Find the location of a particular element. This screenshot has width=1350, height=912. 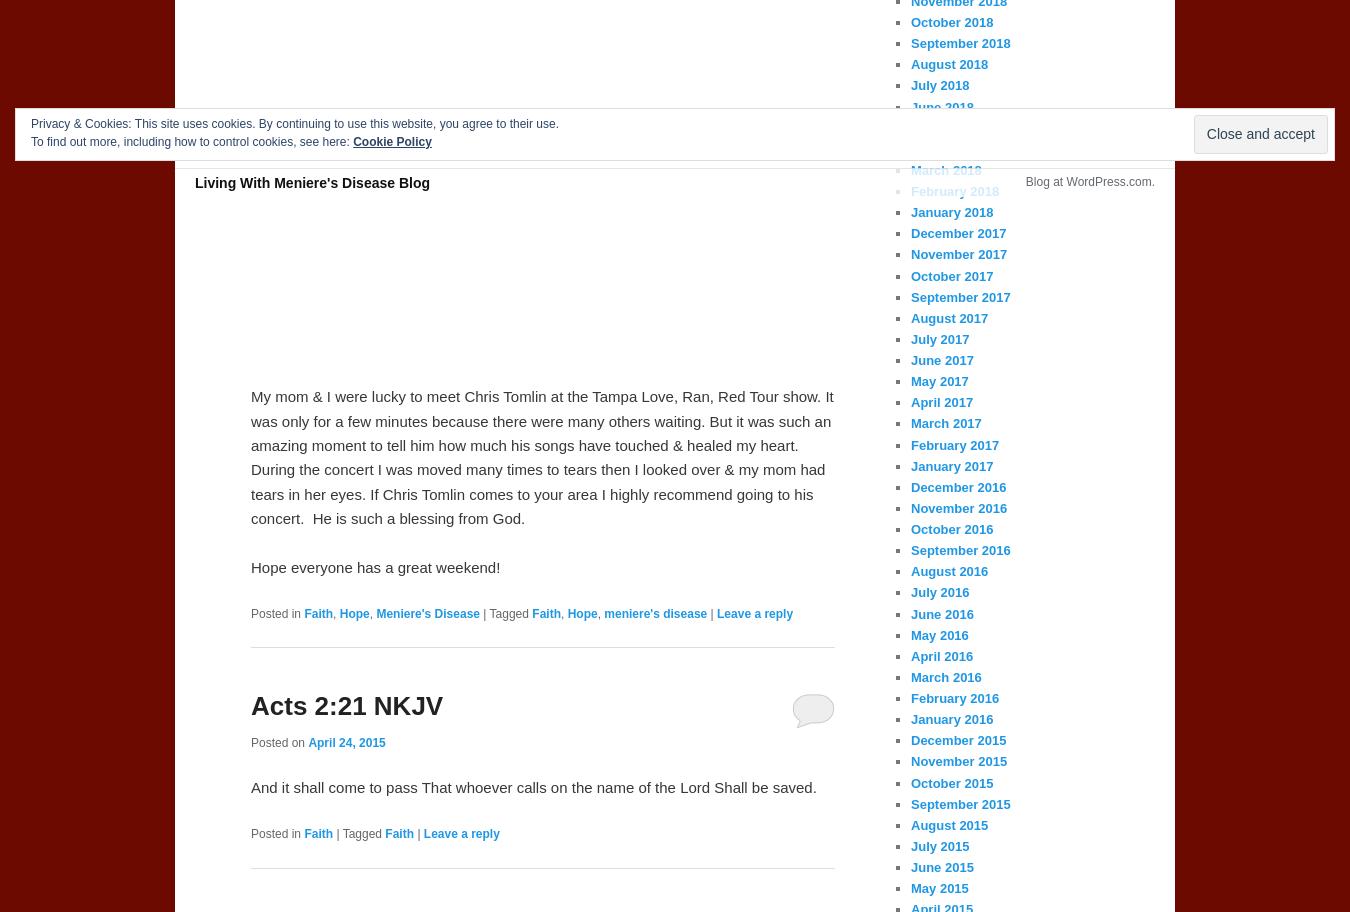

'April 2018' is located at coordinates (909, 147).